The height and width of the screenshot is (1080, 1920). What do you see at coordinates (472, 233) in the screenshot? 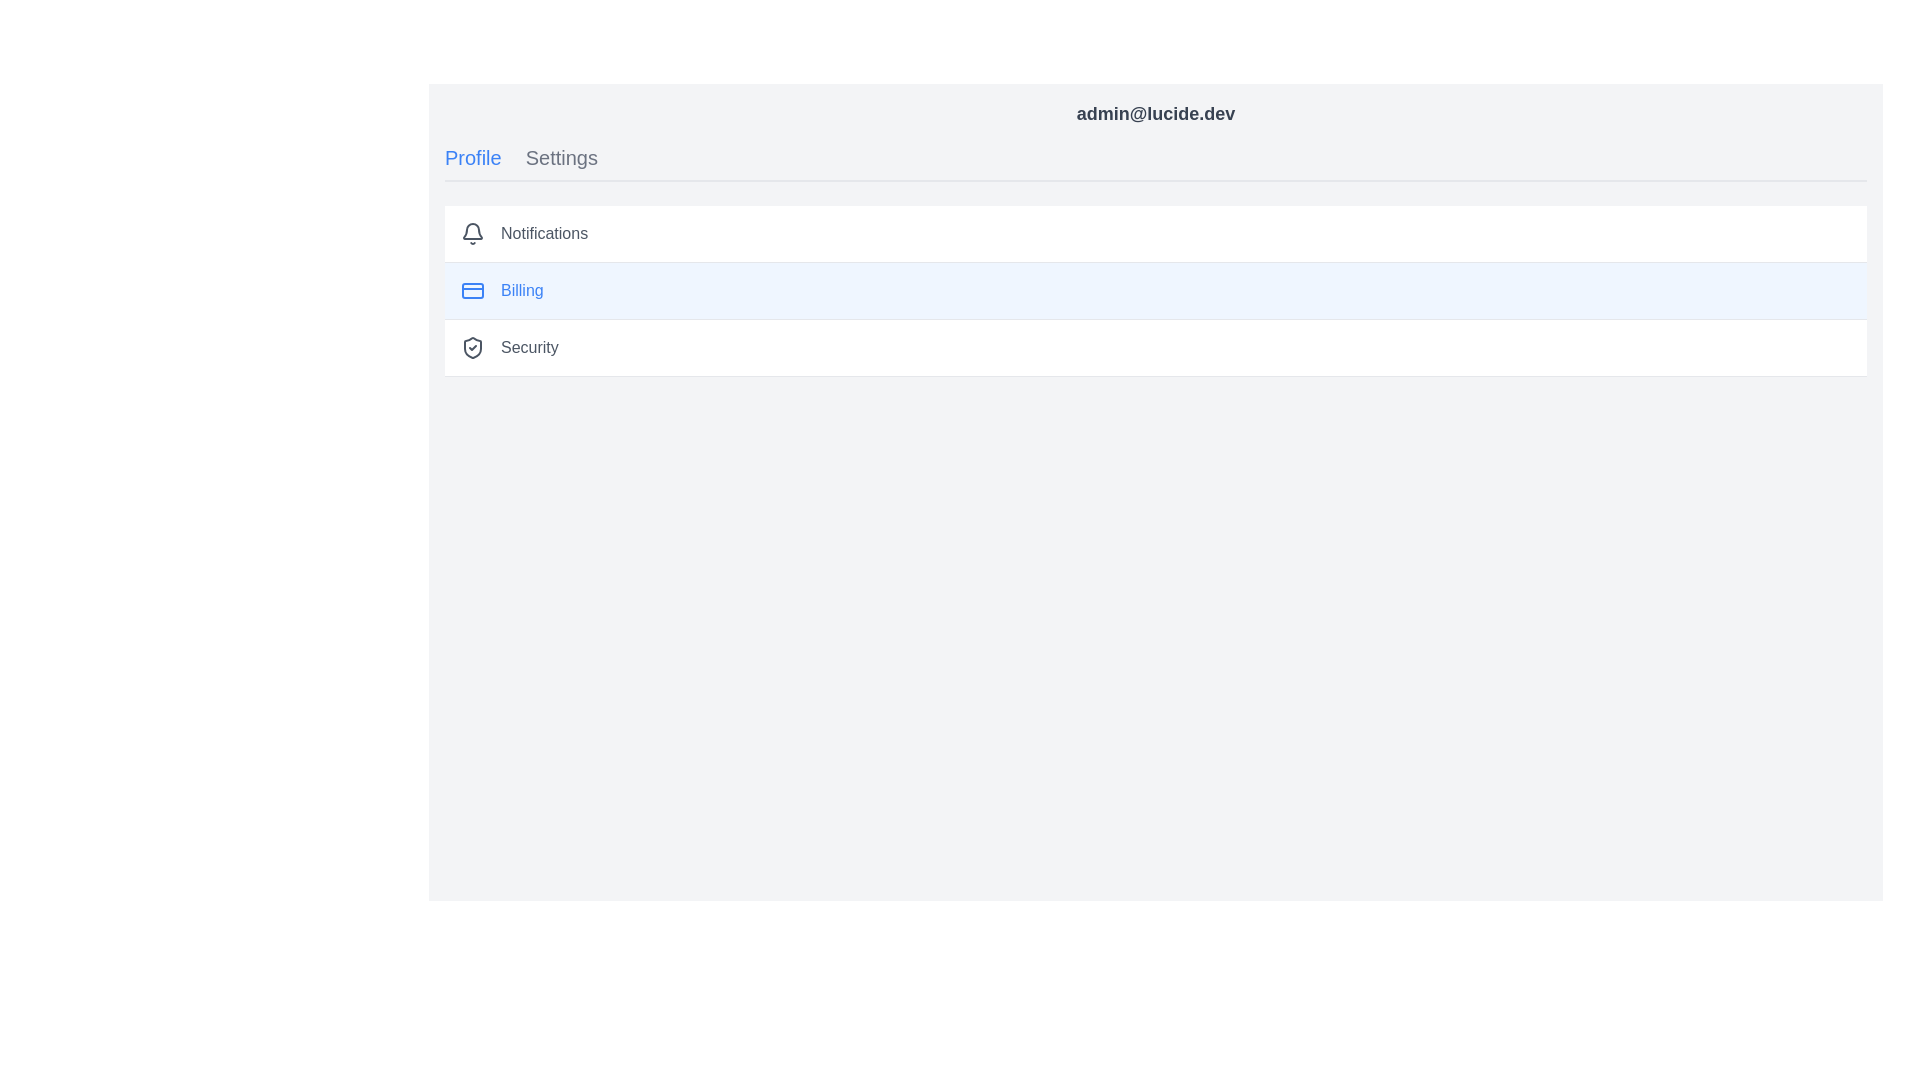
I see `the bell icon representing the notifications section, which is the leftmost component of the 'Notifications' row in the navigation list` at bounding box center [472, 233].